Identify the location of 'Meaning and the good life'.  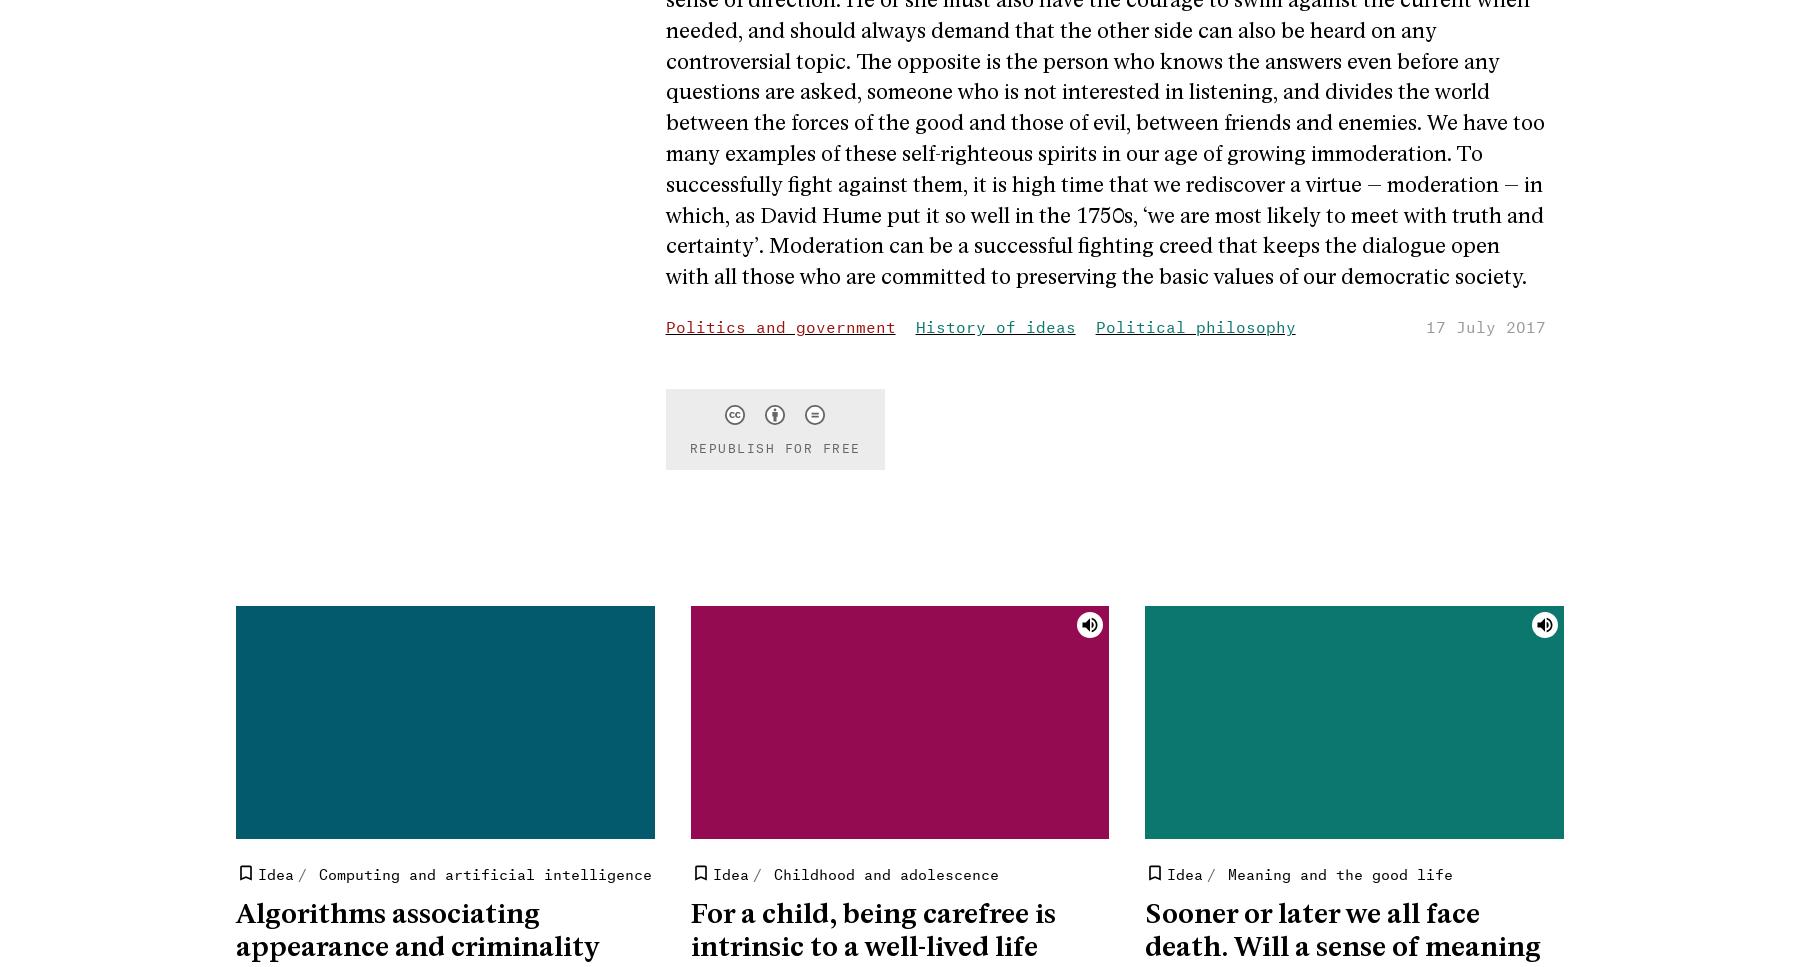
(1226, 871).